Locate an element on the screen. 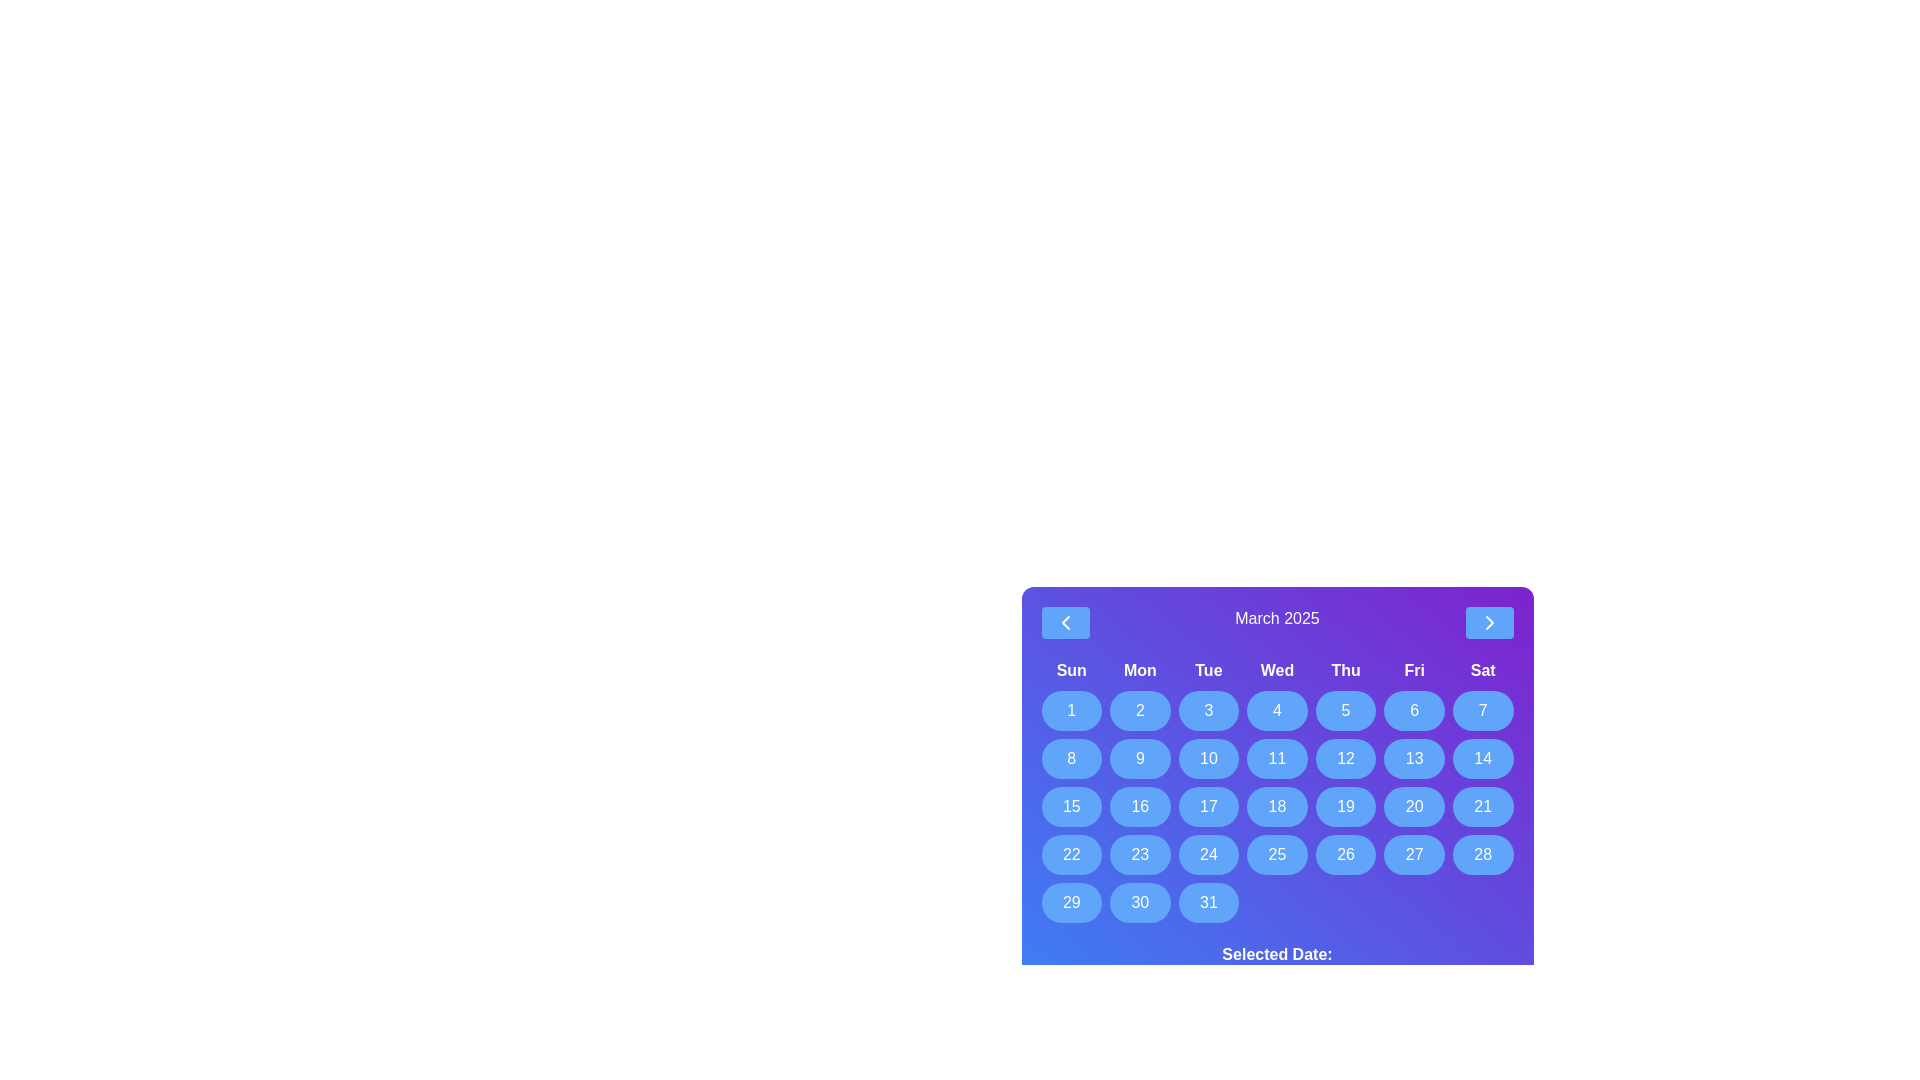 The height and width of the screenshot is (1080, 1920). the button representing the 24th day in the calendar grid under the 'Tue' header is located at coordinates (1207, 855).